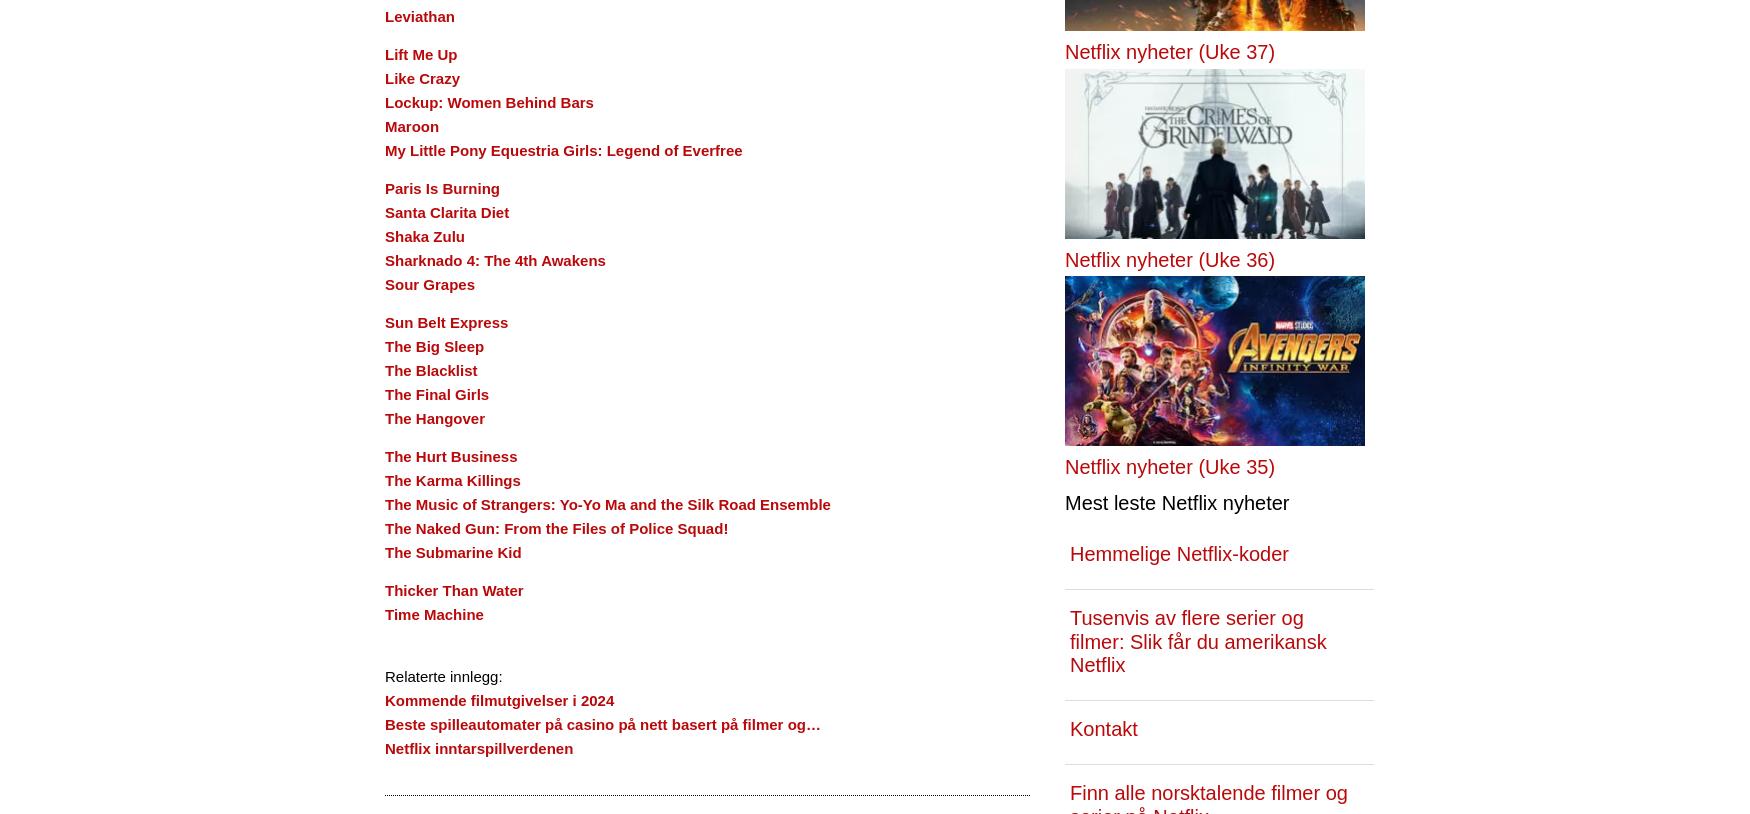  What do you see at coordinates (384, 260) in the screenshot?
I see `'Sharknado 4: The 4th Awakens'` at bounding box center [384, 260].